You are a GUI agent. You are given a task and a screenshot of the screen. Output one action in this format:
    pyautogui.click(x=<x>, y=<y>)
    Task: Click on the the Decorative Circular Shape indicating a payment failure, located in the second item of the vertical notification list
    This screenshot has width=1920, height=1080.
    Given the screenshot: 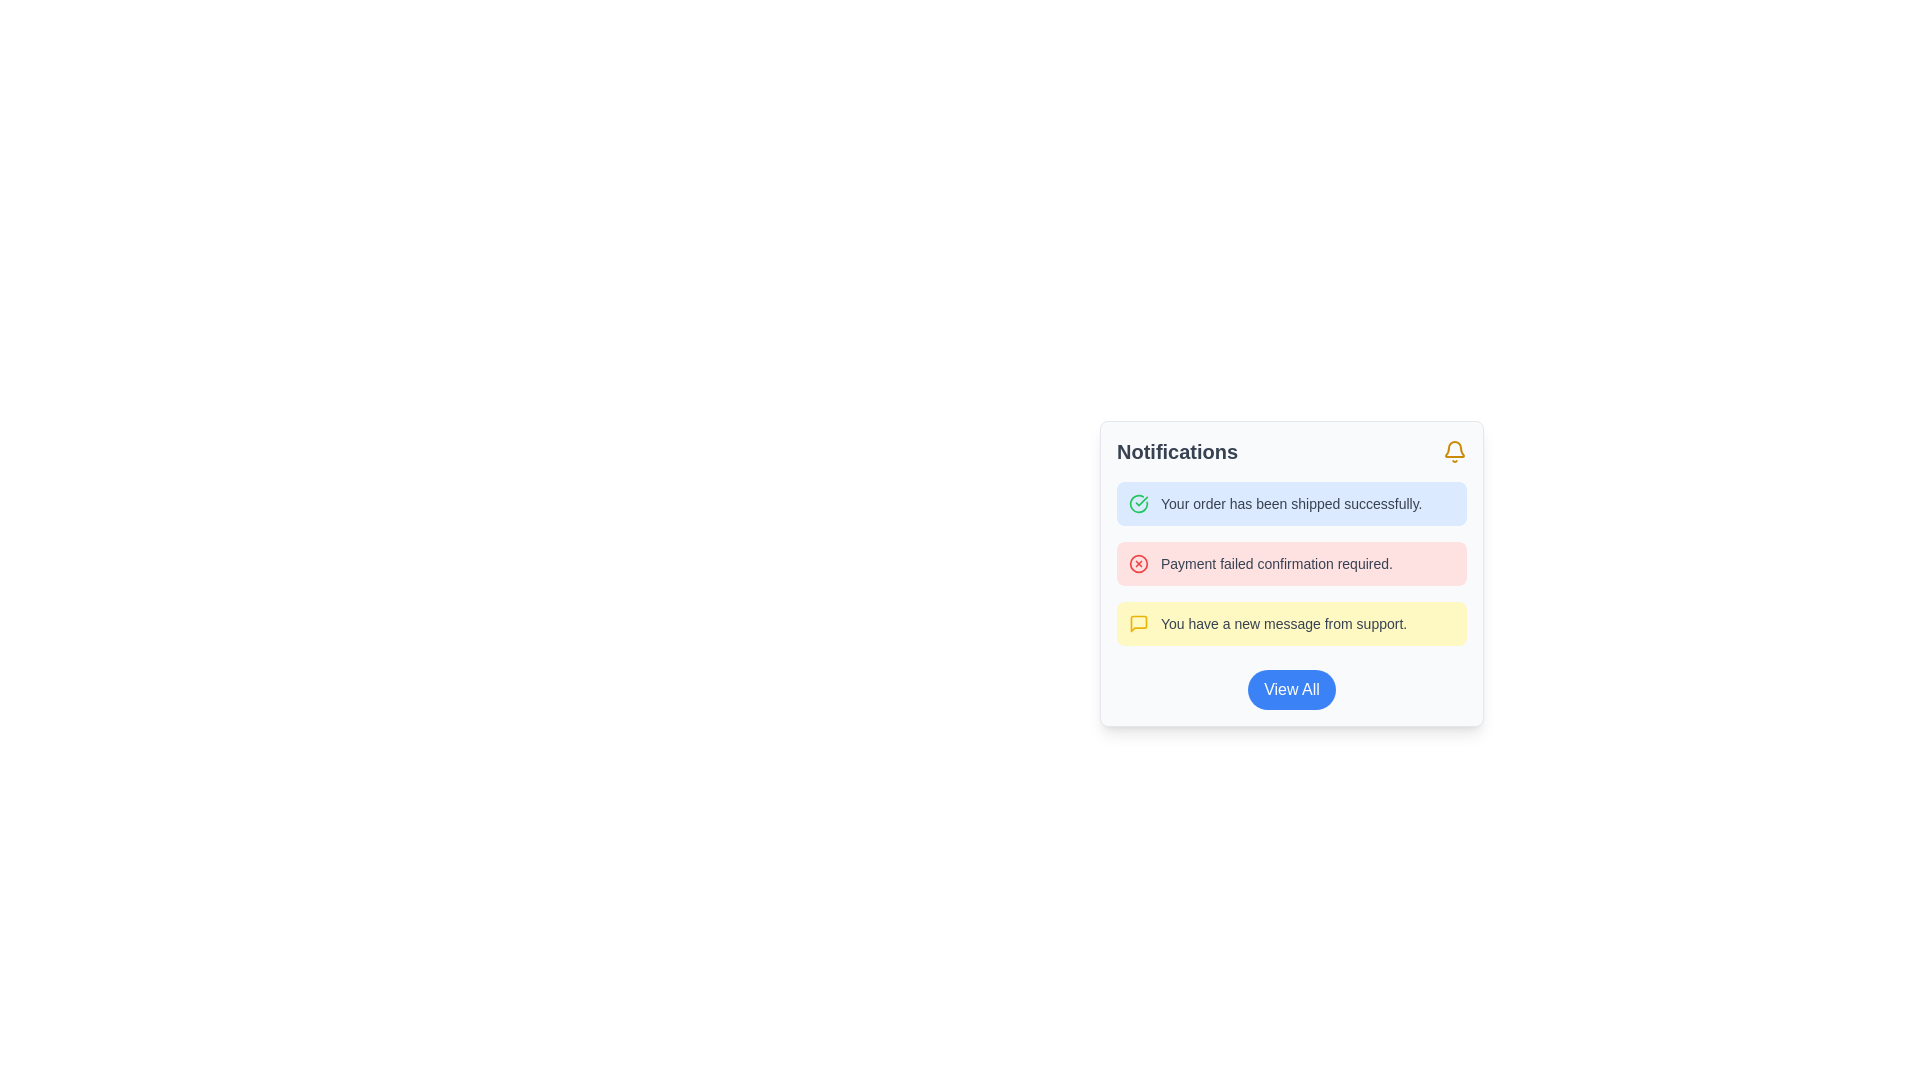 What is the action you would take?
    pyautogui.click(x=1138, y=563)
    